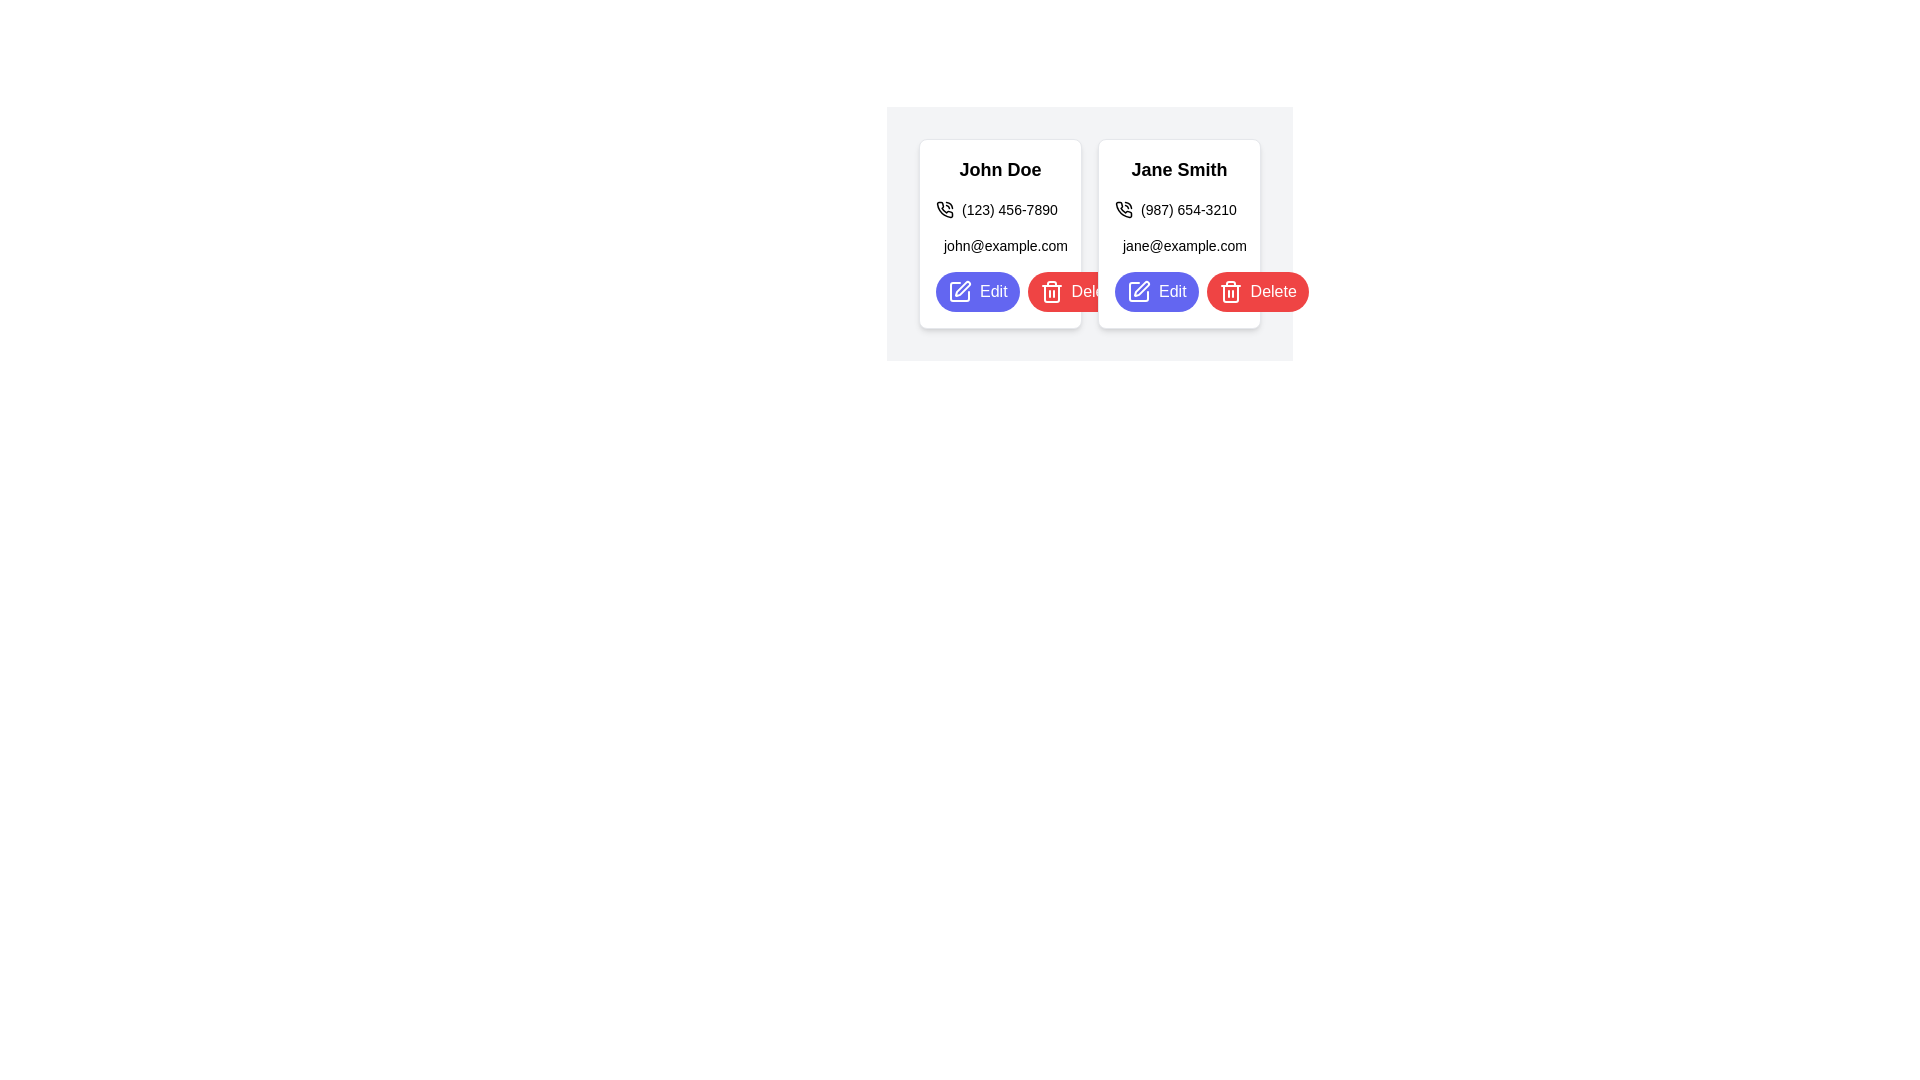 The width and height of the screenshot is (1920, 1080). Describe the element at coordinates (1256, 292) in the screenshot. I see `the delete button located as the second button` at that location.